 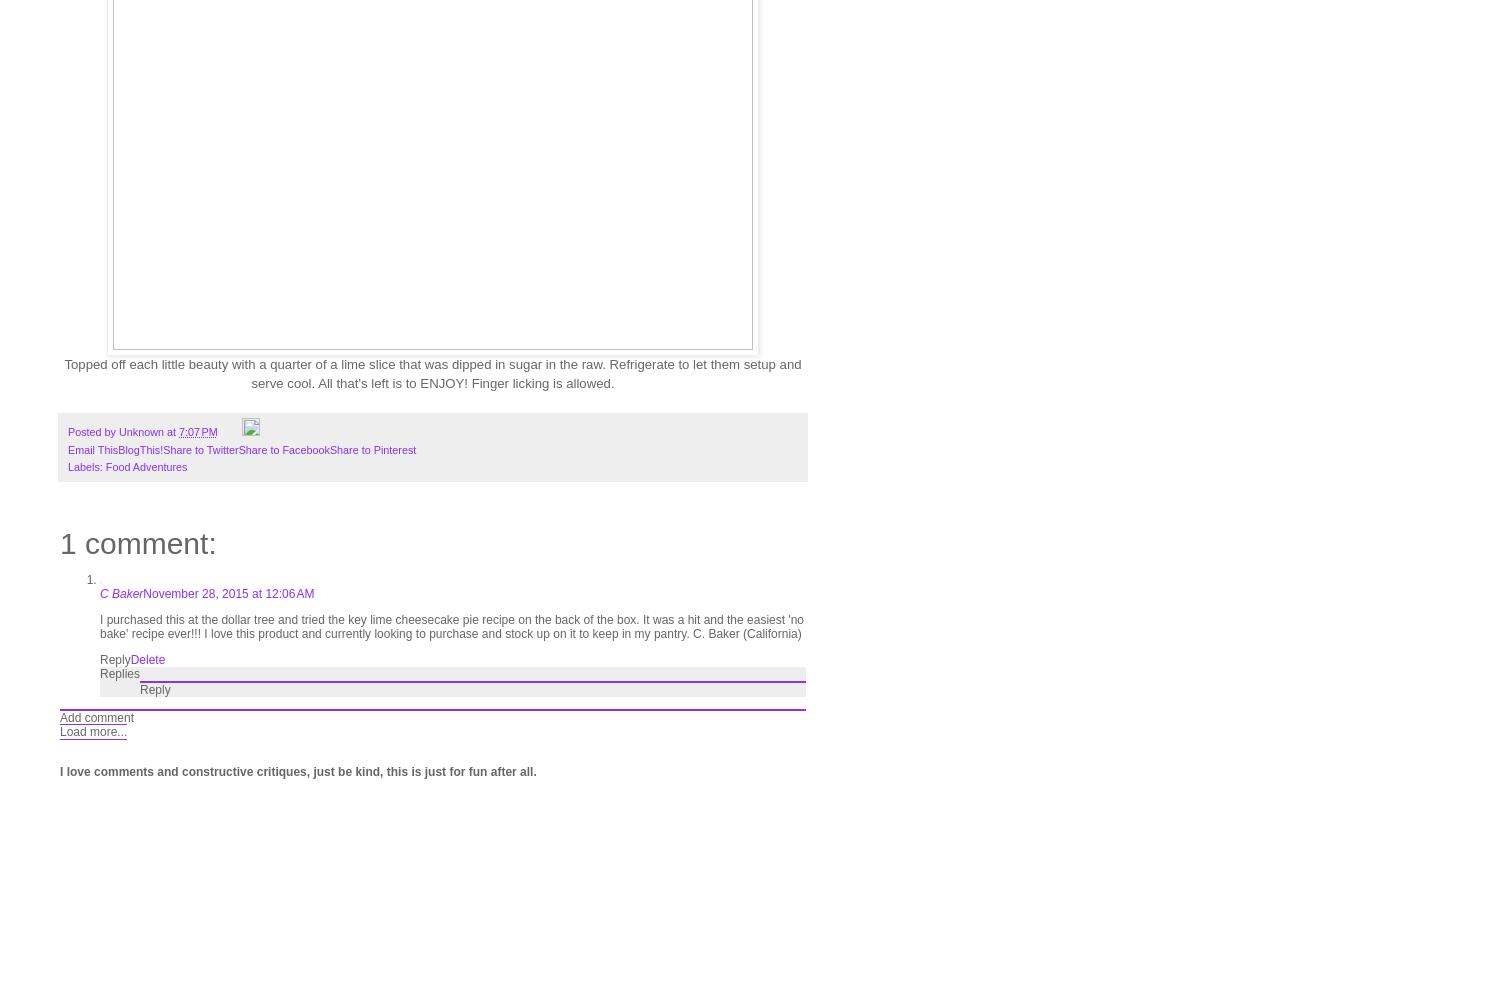 I want to click on 'Share to Pinterest', so click(x=371, y=449).